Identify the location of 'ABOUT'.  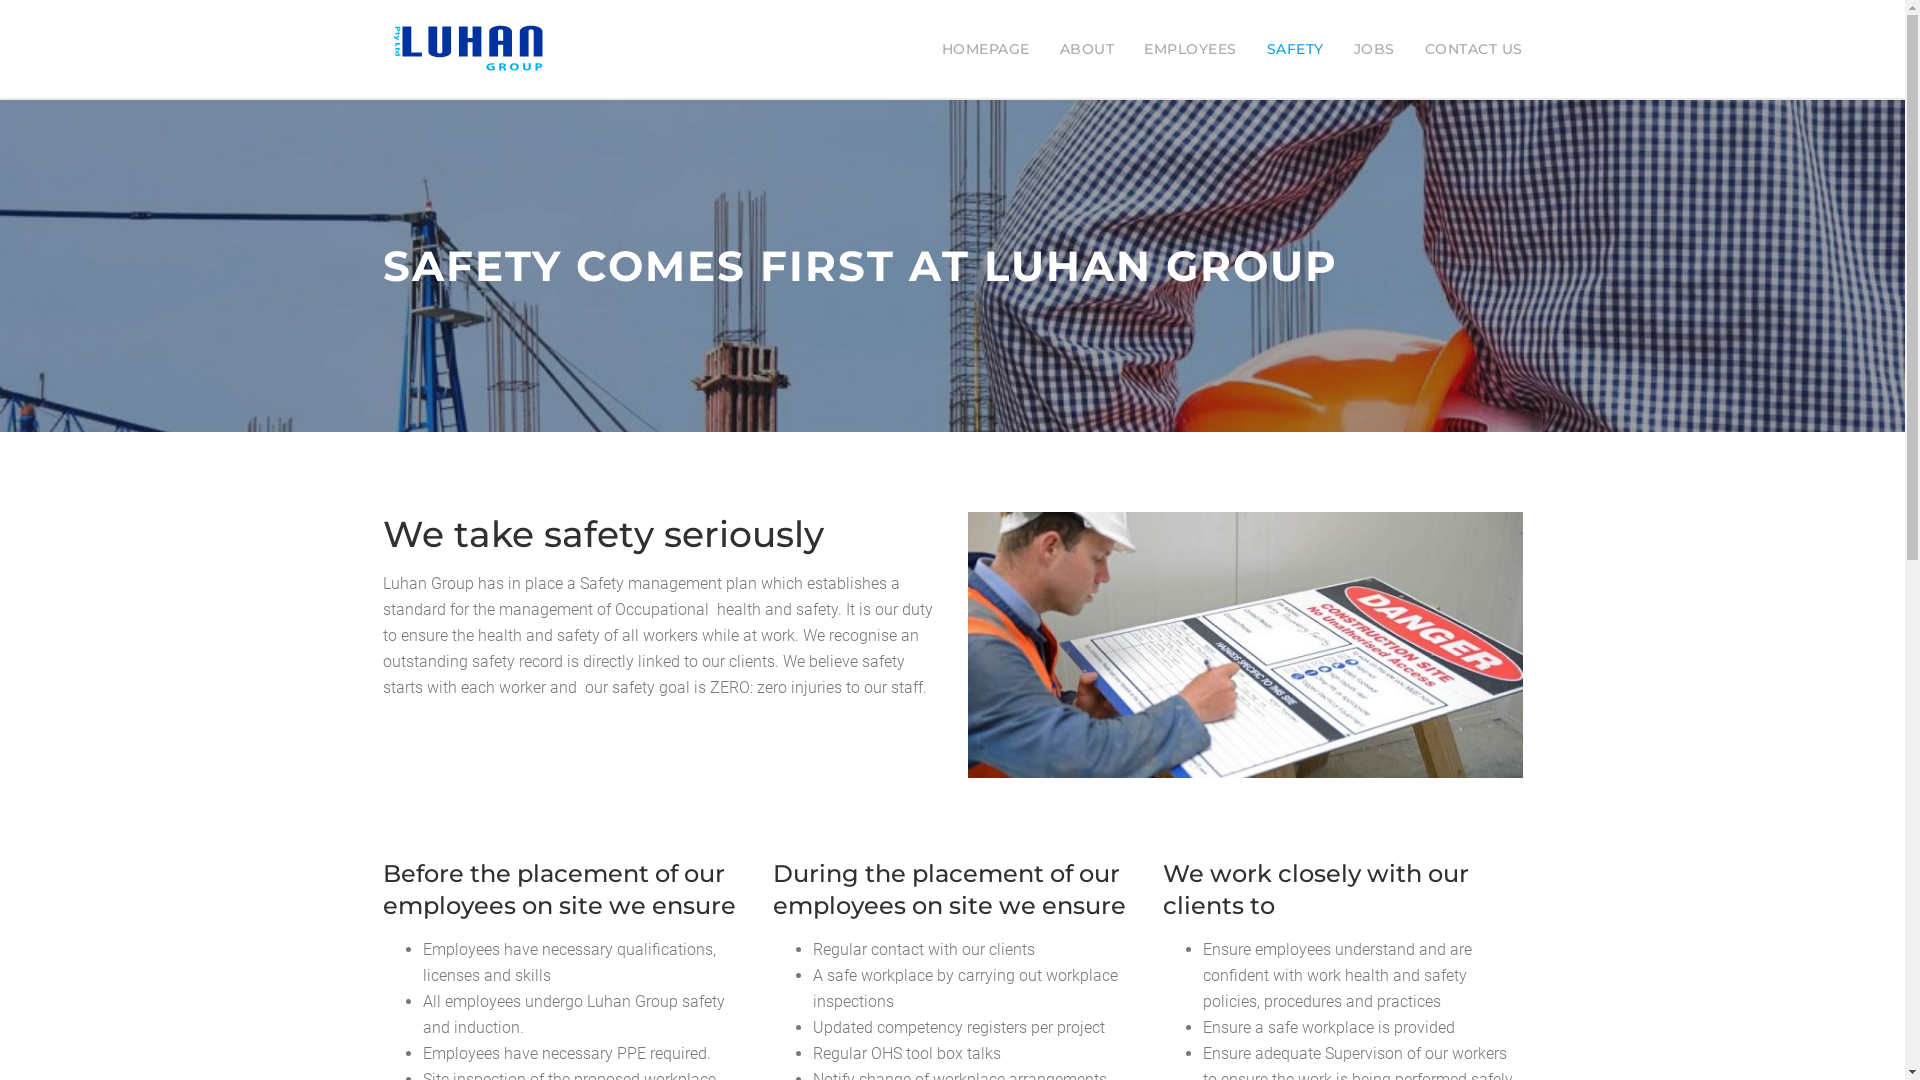
(1086, 48).